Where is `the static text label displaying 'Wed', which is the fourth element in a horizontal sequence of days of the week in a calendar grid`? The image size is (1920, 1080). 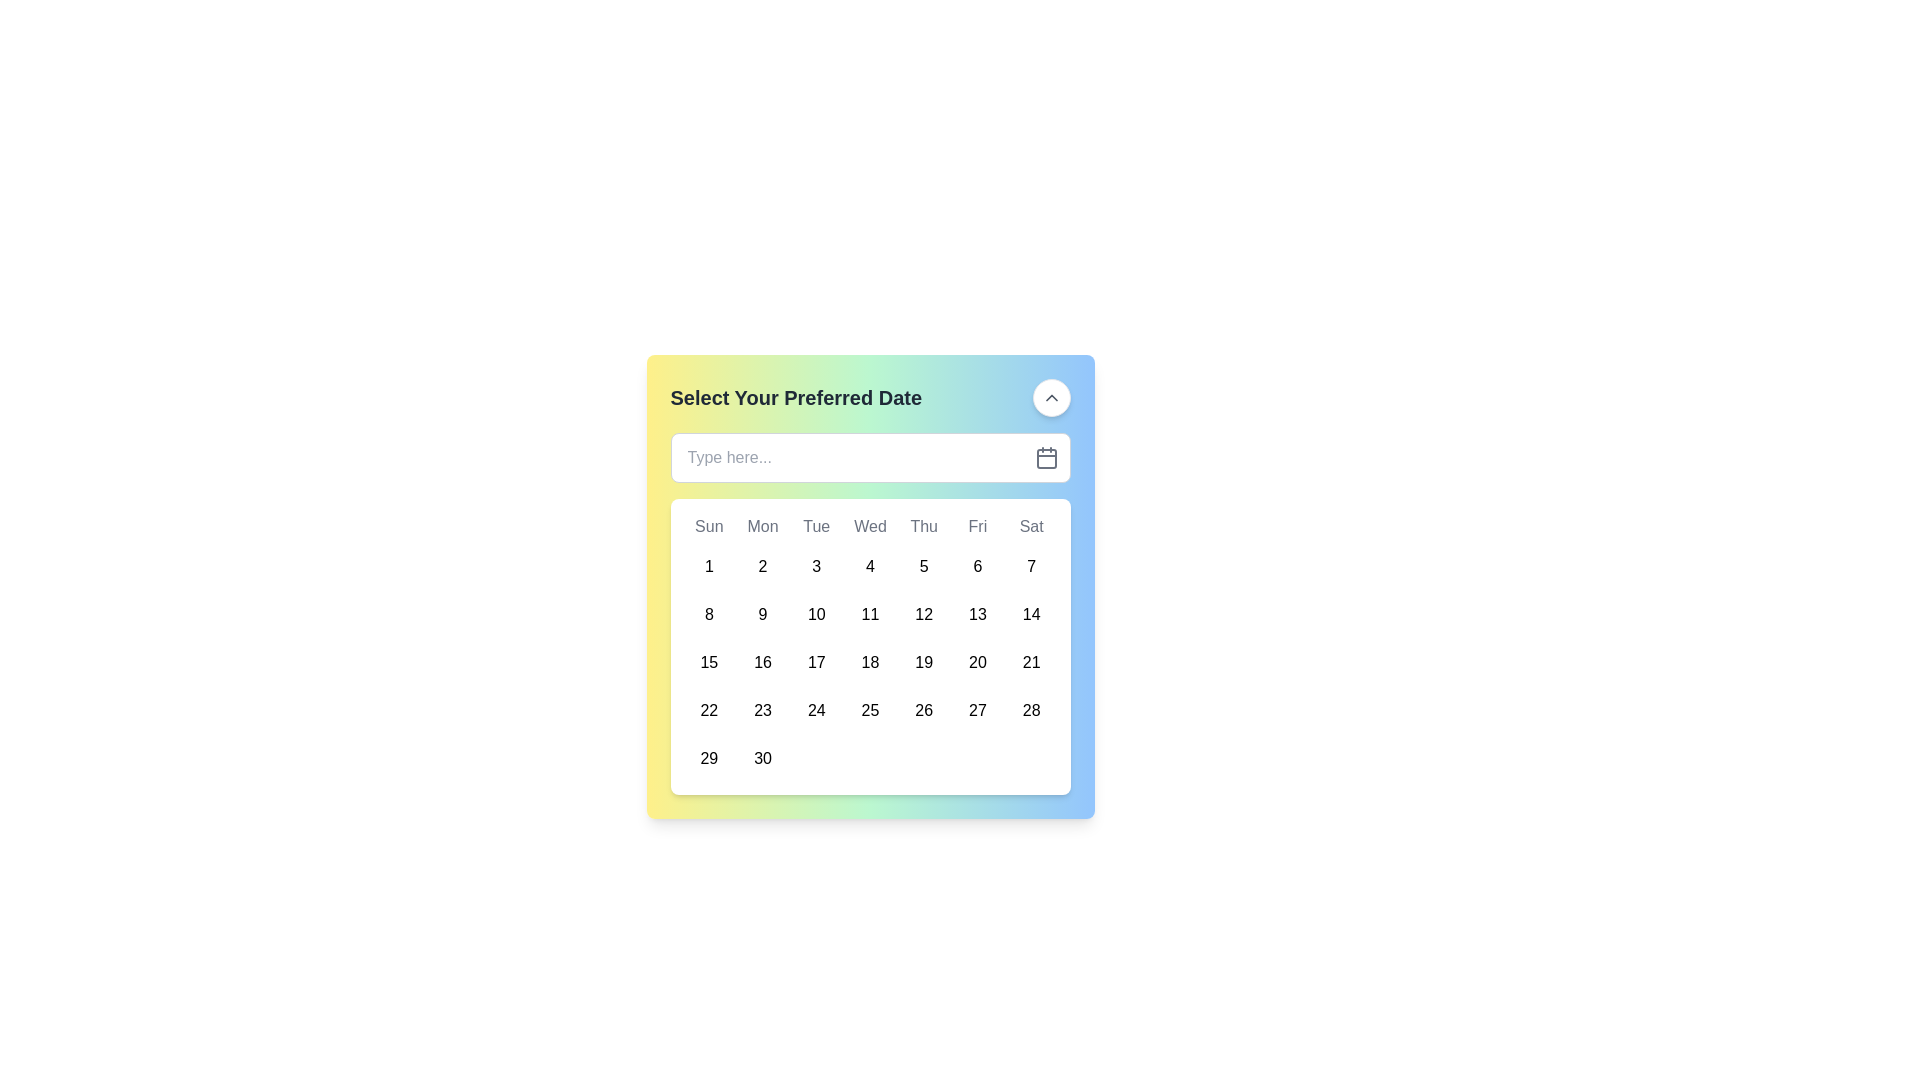 the static text label displaying 'Wed', which is the fourth element in a horizontal sequence of days of the week in a calendar grid is located at coordinates (870, 526).